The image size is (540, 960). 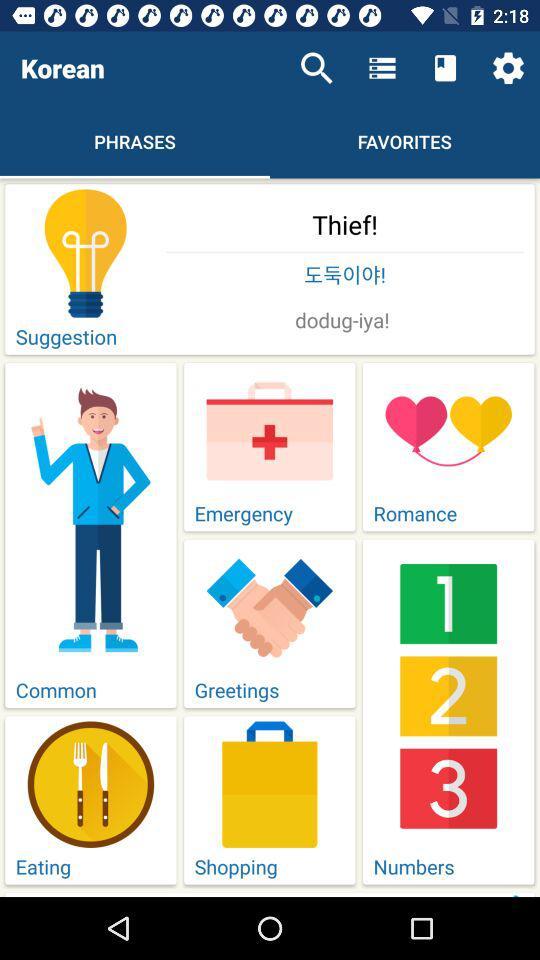 I want to click on item next to the korean icon, so click(x=316, y=68).